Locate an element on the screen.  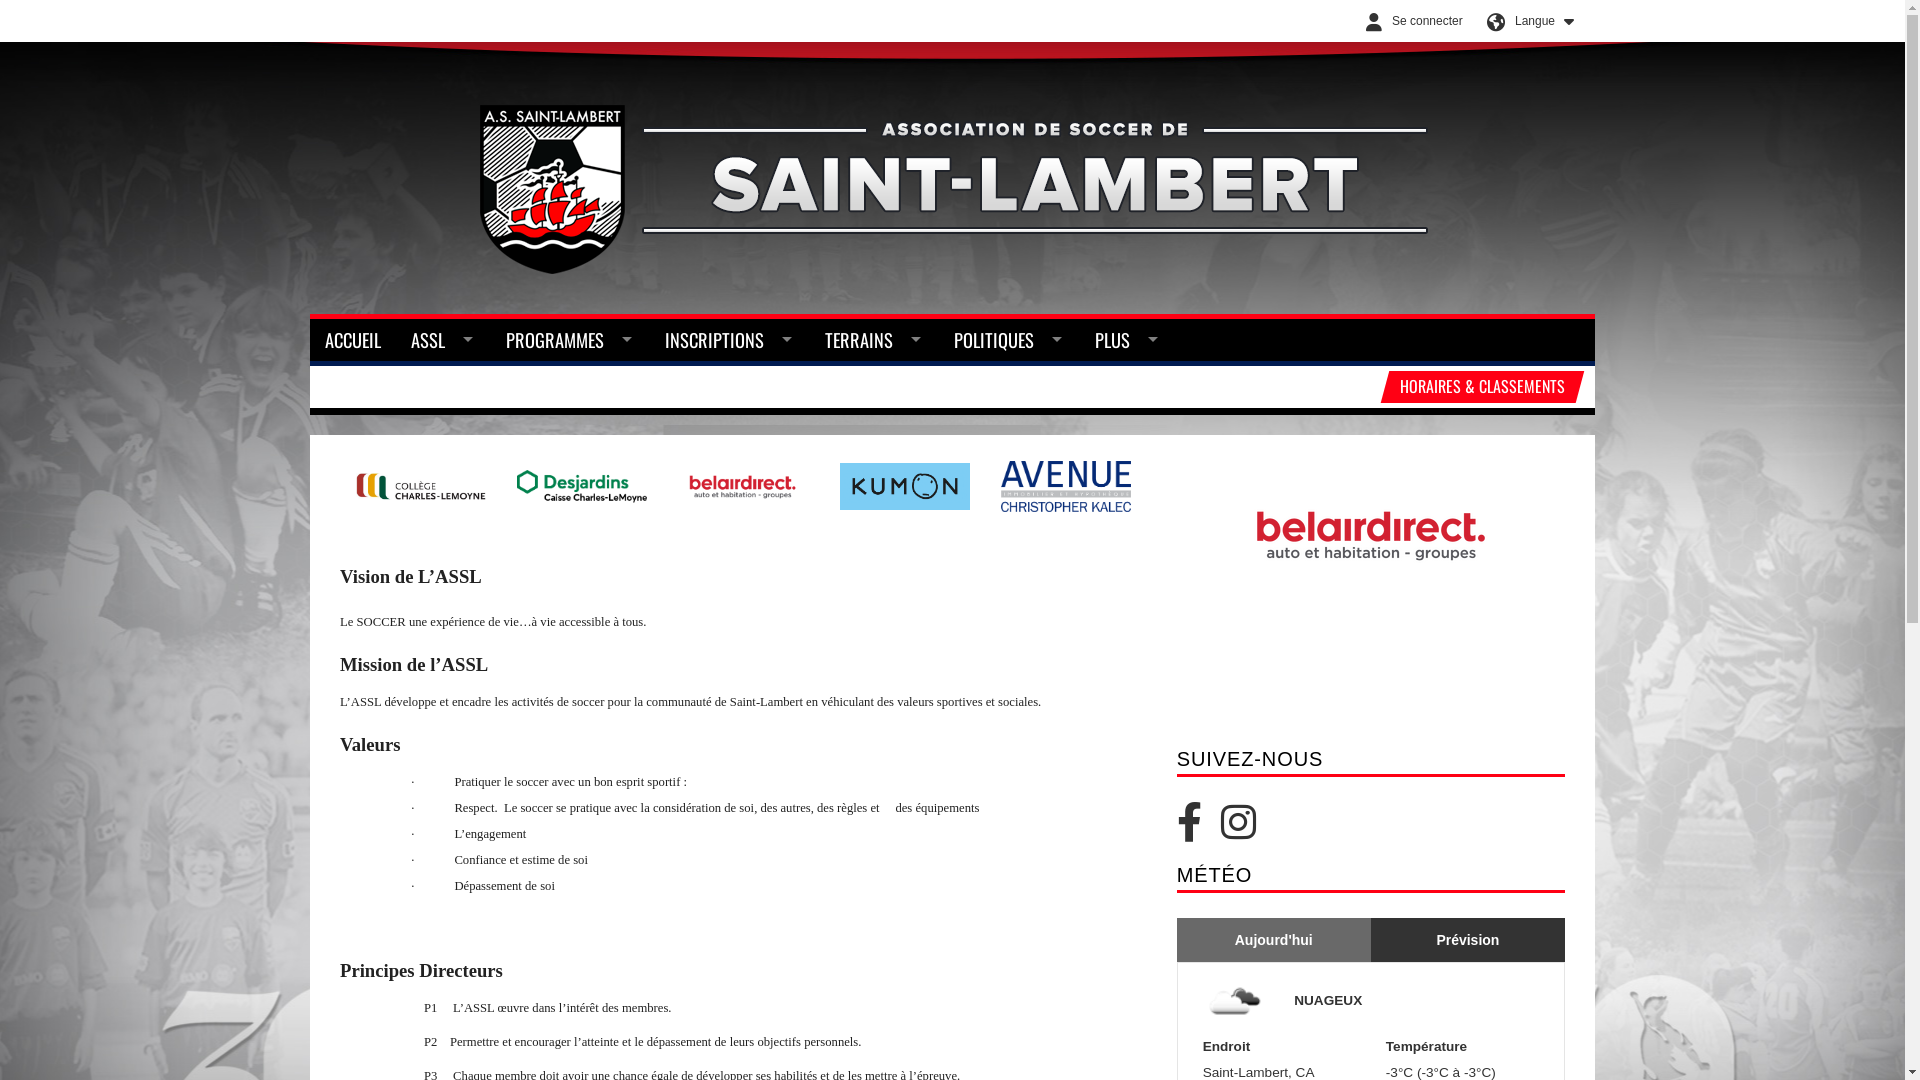
'POLITIQUES' is located at coordinates (1009, 338).